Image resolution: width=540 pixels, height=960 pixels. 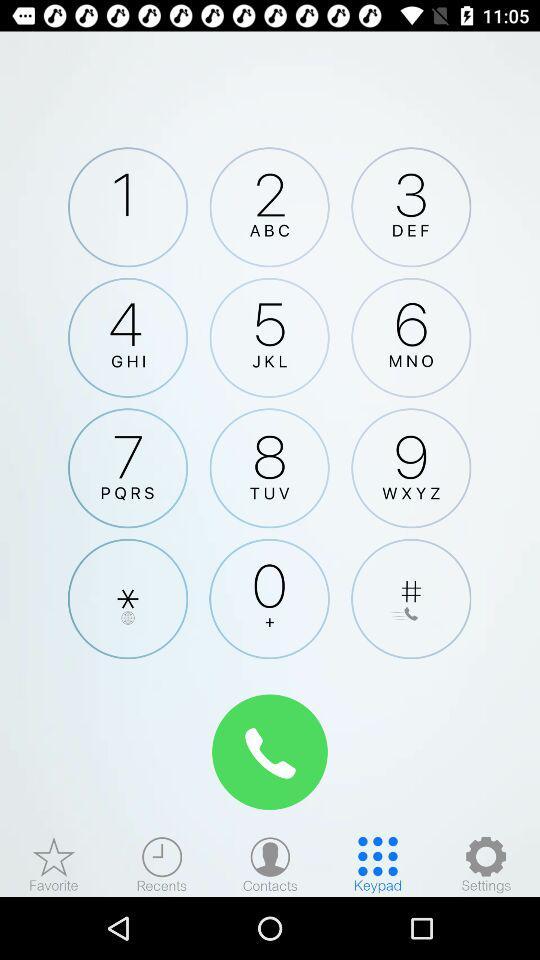 What do you see at coordinates (410, 337) in the screenshot?
I see `dial 6` at bounding box center [410, 337].